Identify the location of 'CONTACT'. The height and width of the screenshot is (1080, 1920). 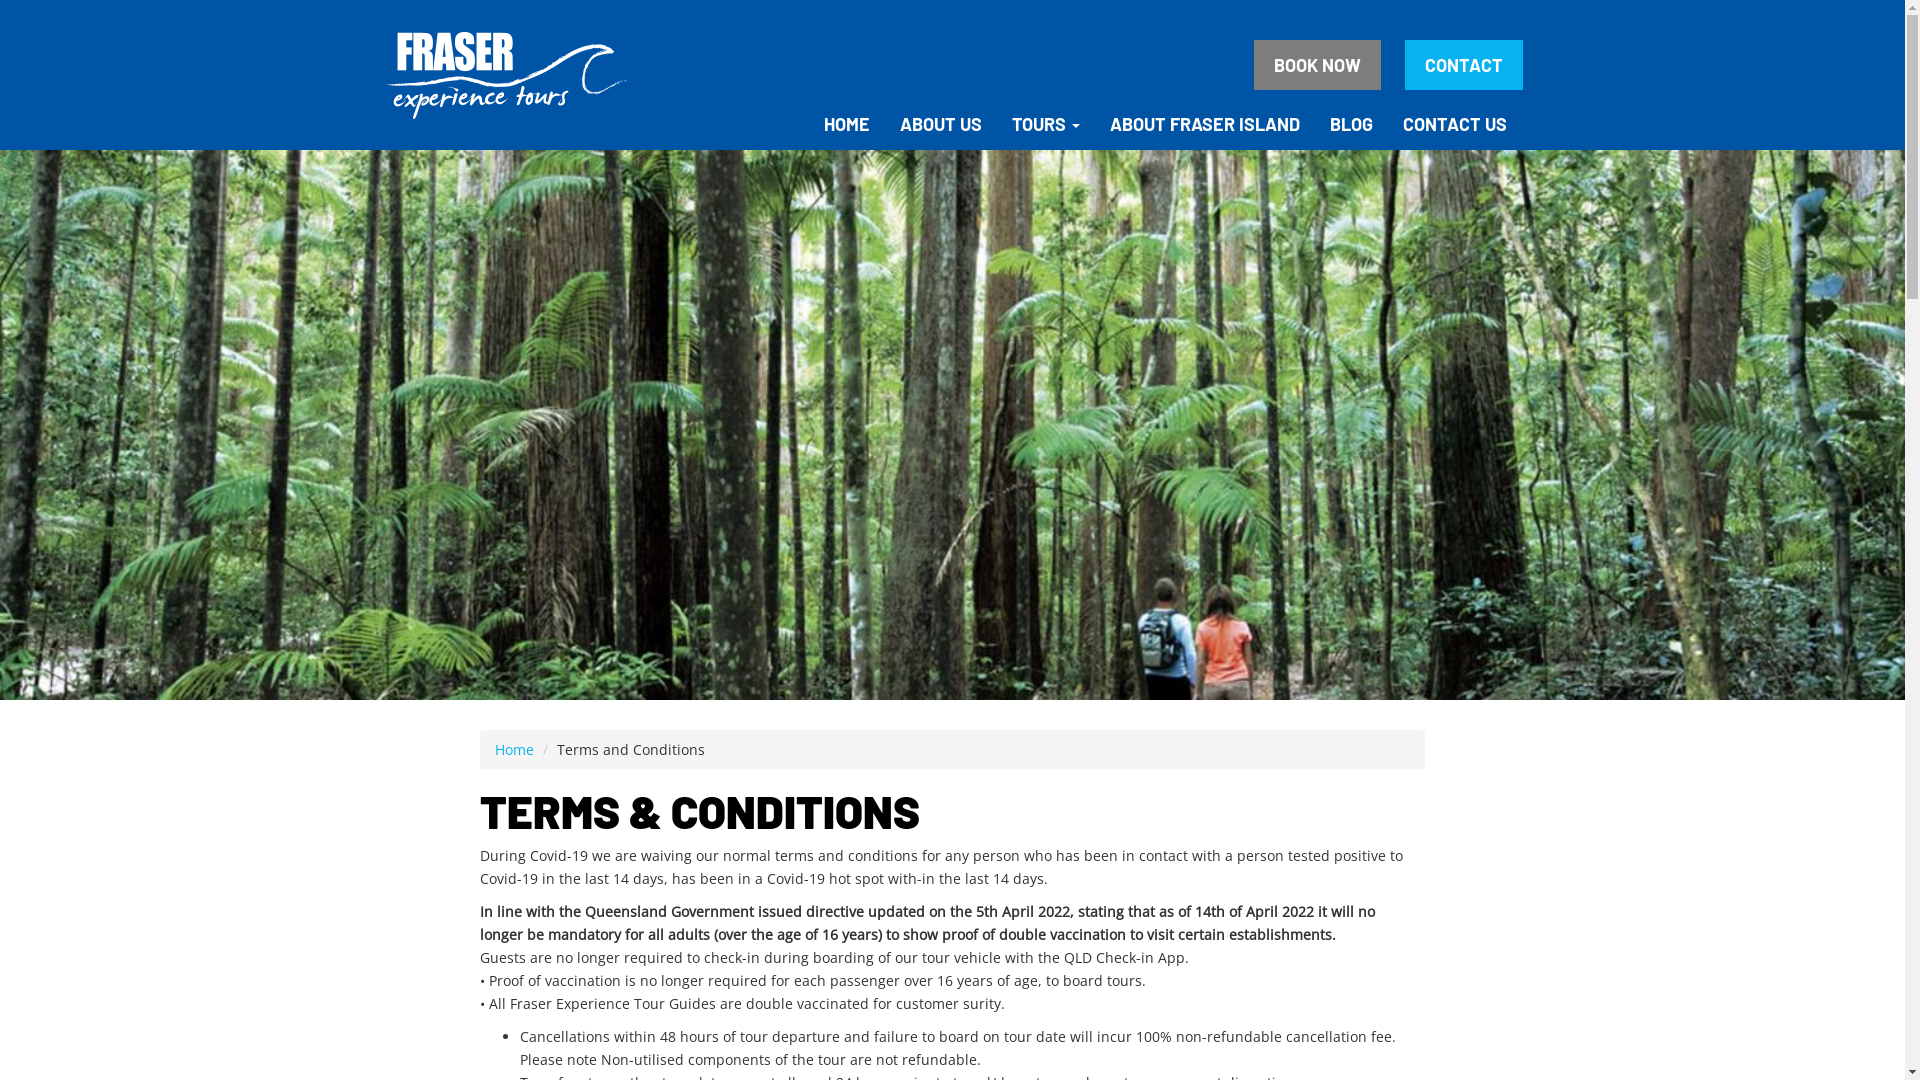
(1463, 64).